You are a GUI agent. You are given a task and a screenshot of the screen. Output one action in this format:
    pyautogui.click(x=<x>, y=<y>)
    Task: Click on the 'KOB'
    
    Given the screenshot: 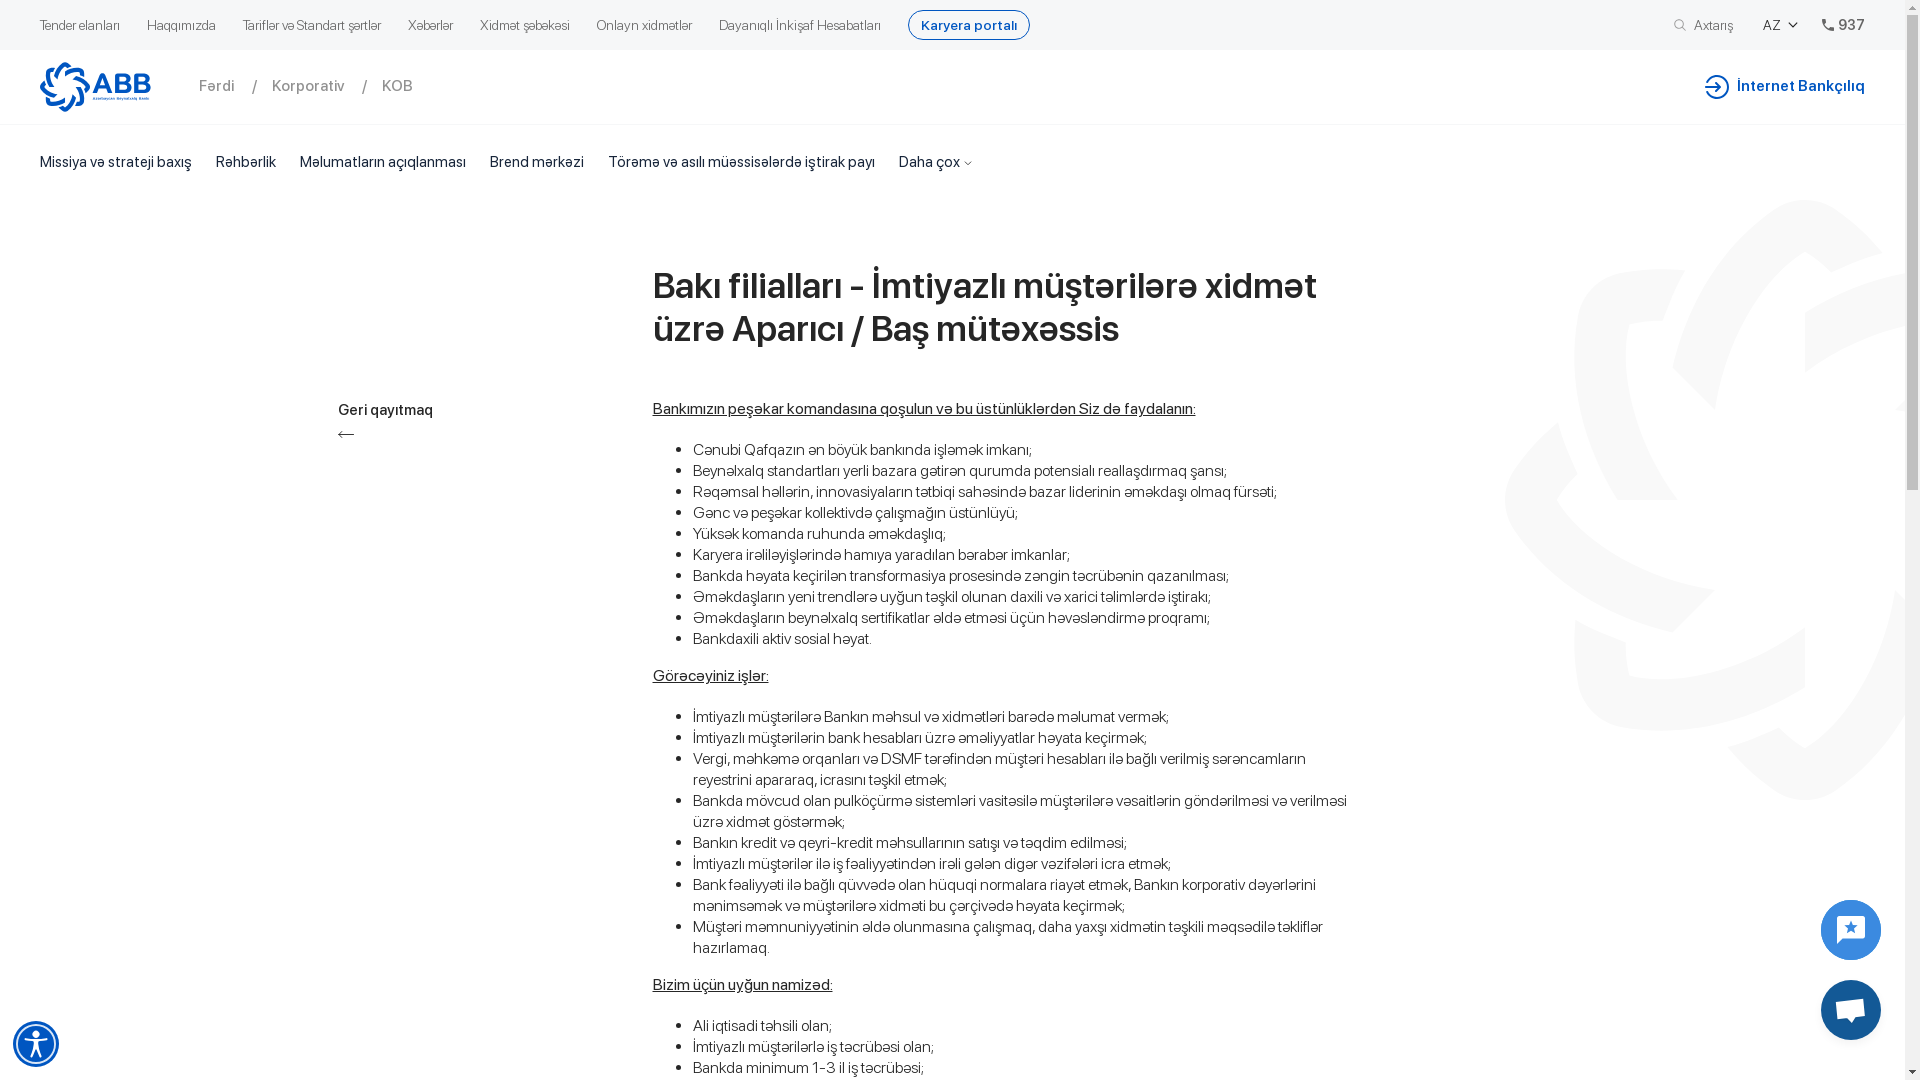 What is the action you would take?
    pyautogui.click(x=411, y=85)
    